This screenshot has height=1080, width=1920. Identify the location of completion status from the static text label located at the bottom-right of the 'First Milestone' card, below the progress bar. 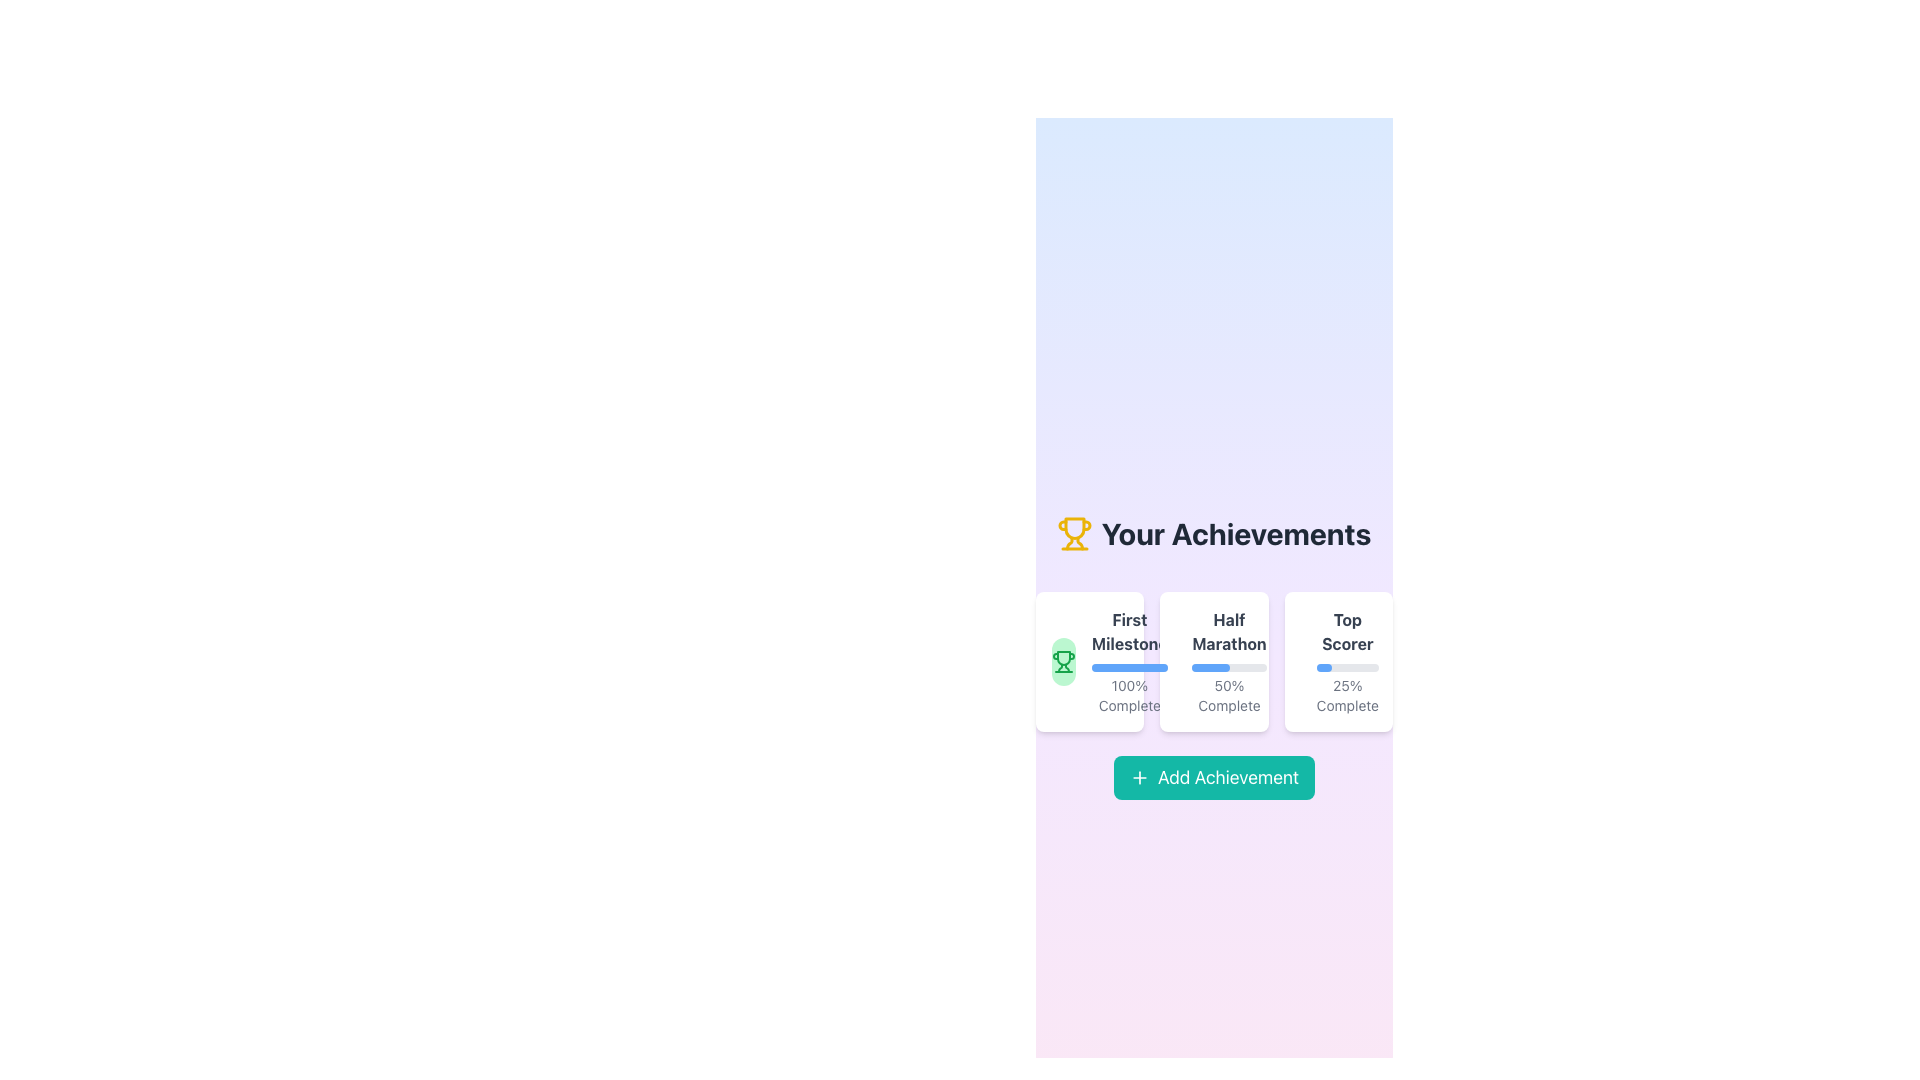
(1129, 694).